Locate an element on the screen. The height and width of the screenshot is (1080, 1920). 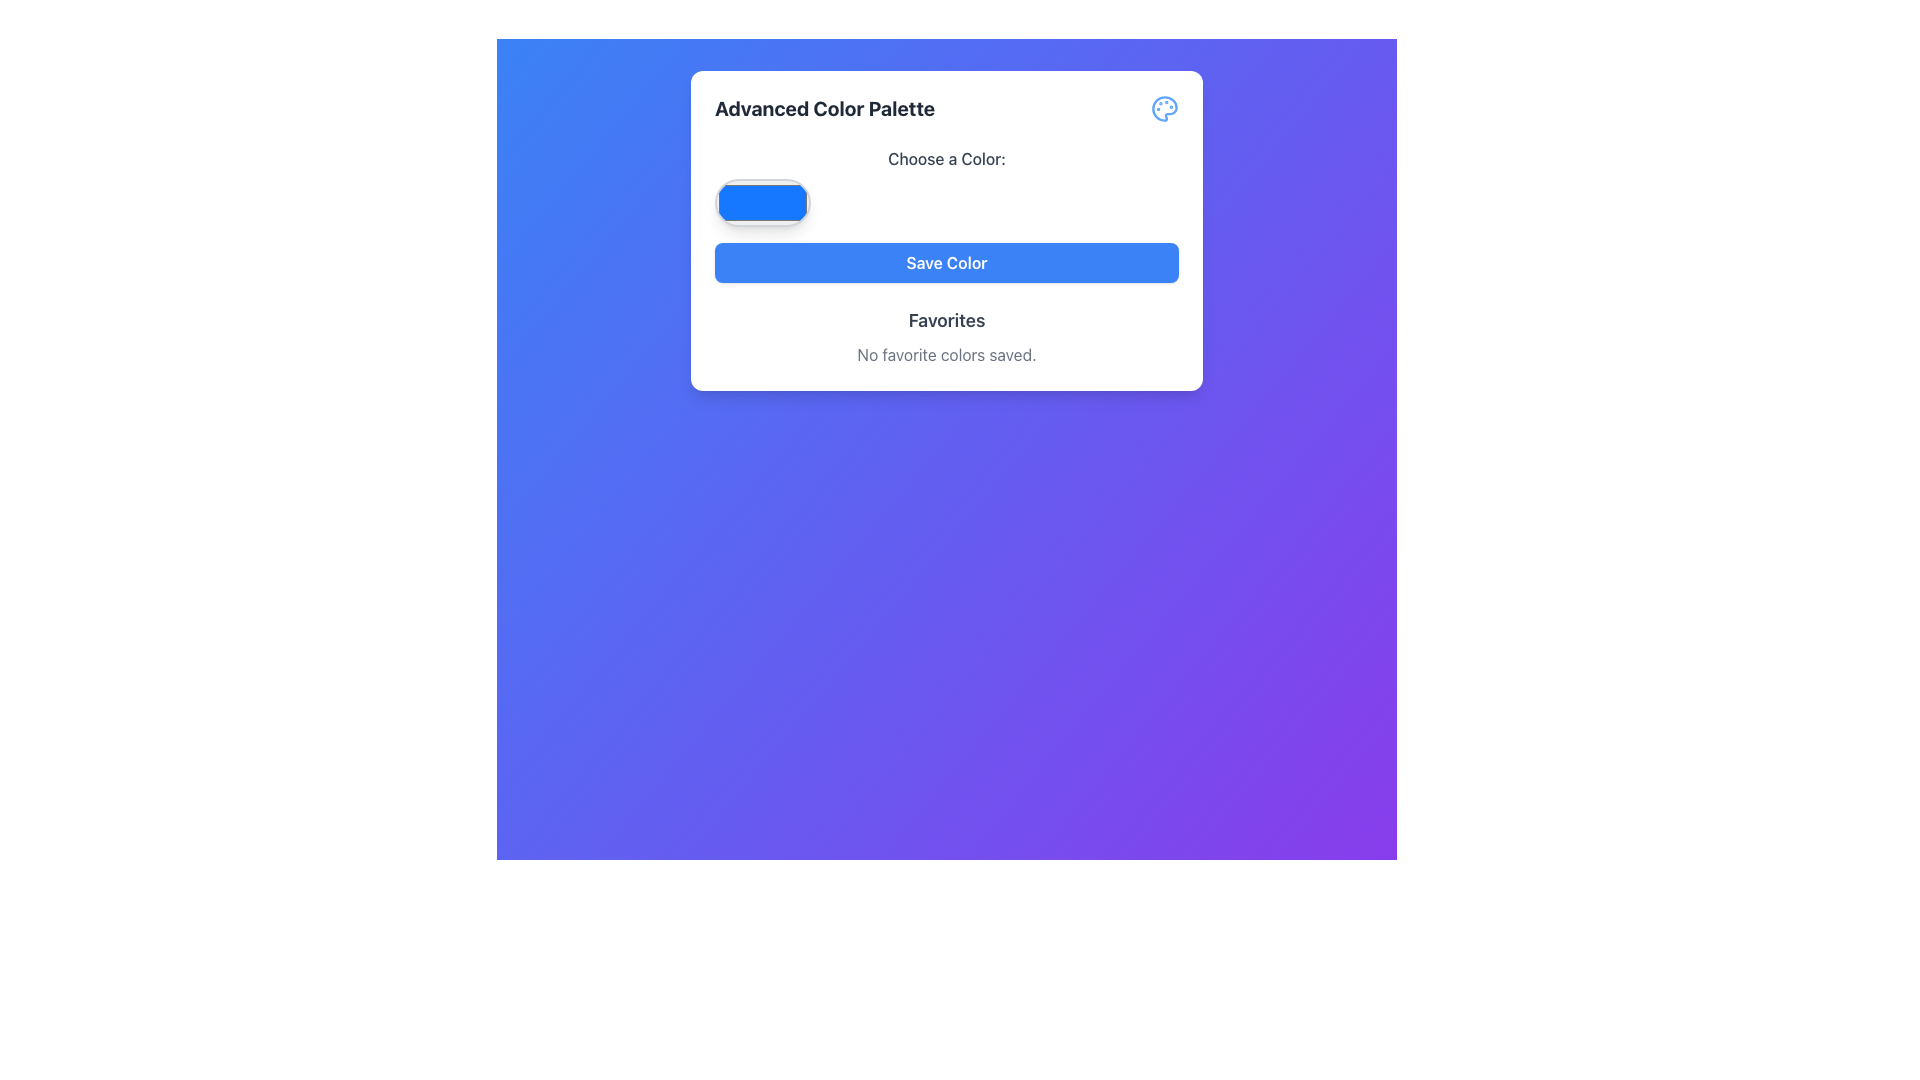
the Text Label that provides instructions for the color selection box, which is positioned above the color picker in the card layout is located at coordinates (945, 157).